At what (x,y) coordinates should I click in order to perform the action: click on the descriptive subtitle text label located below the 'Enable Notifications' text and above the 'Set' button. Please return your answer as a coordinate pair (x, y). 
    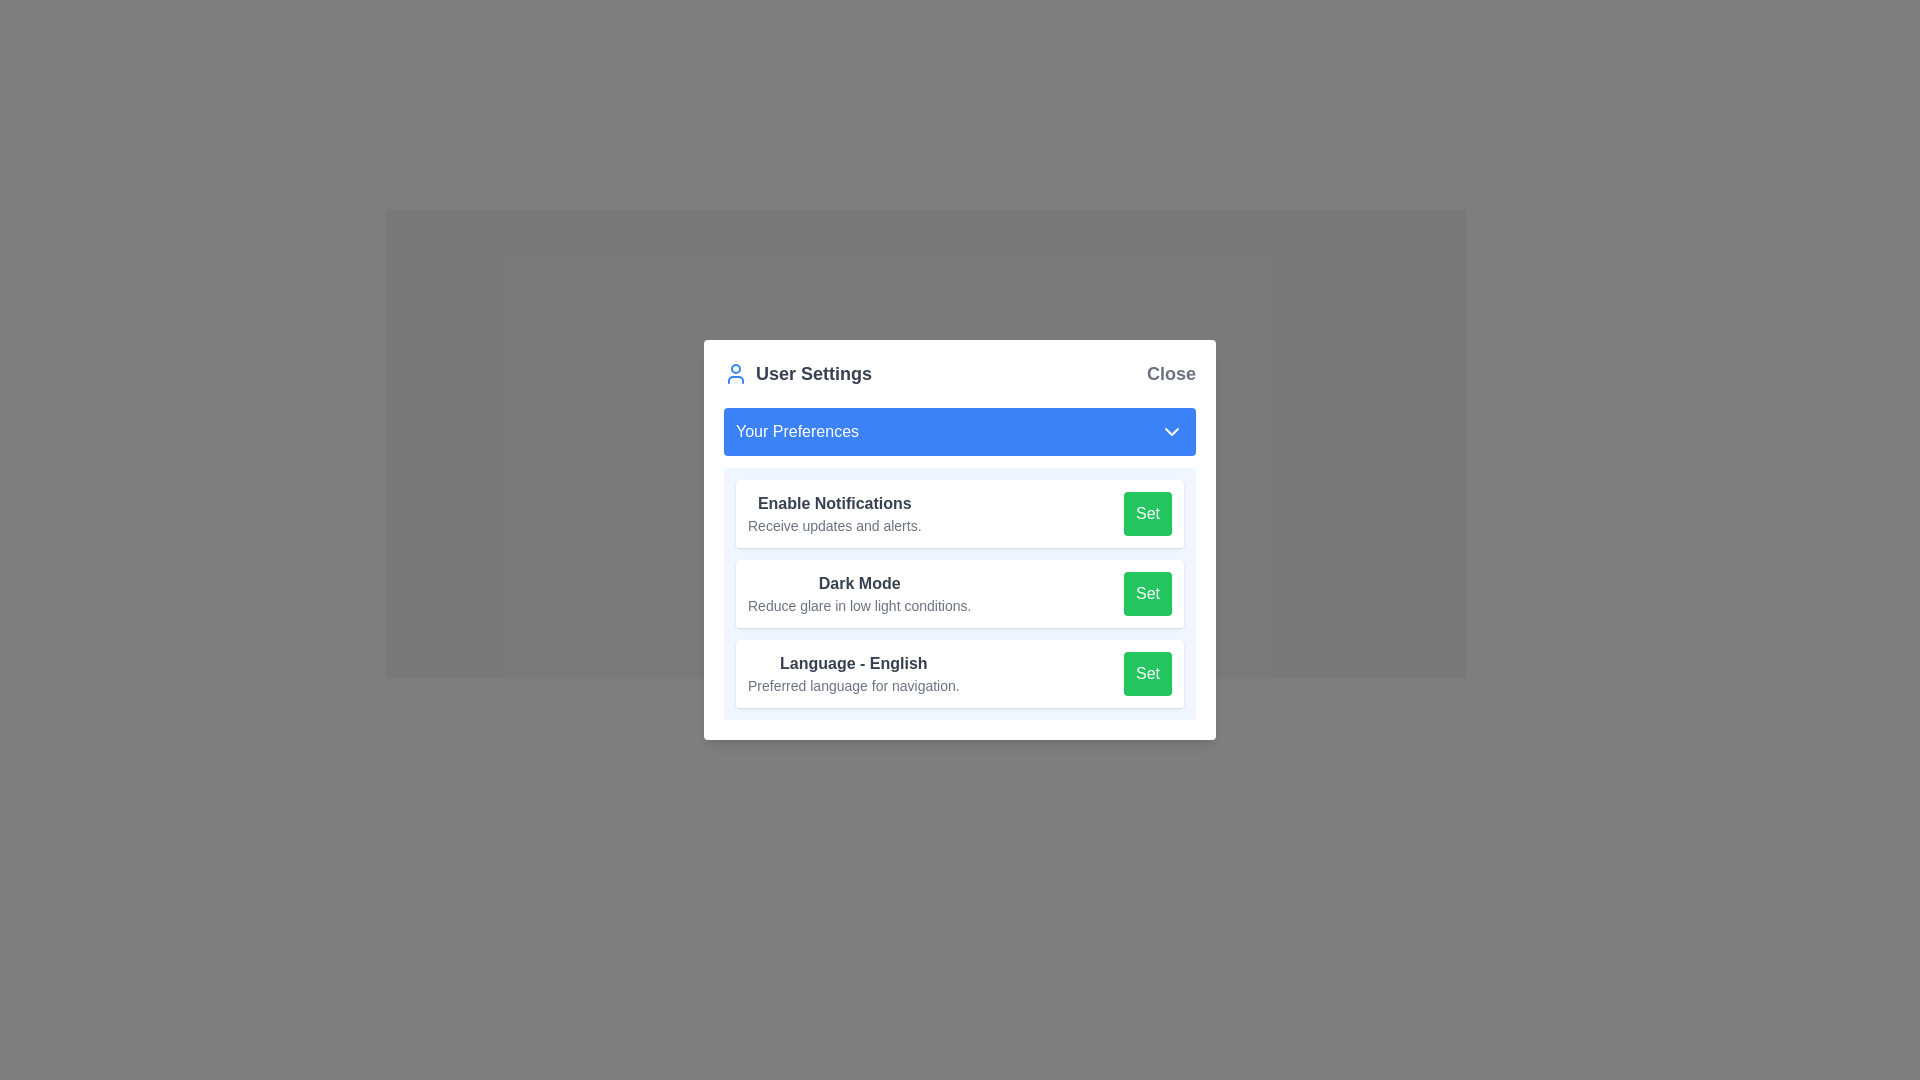
    Looking at the image, I should click on (834, 524).